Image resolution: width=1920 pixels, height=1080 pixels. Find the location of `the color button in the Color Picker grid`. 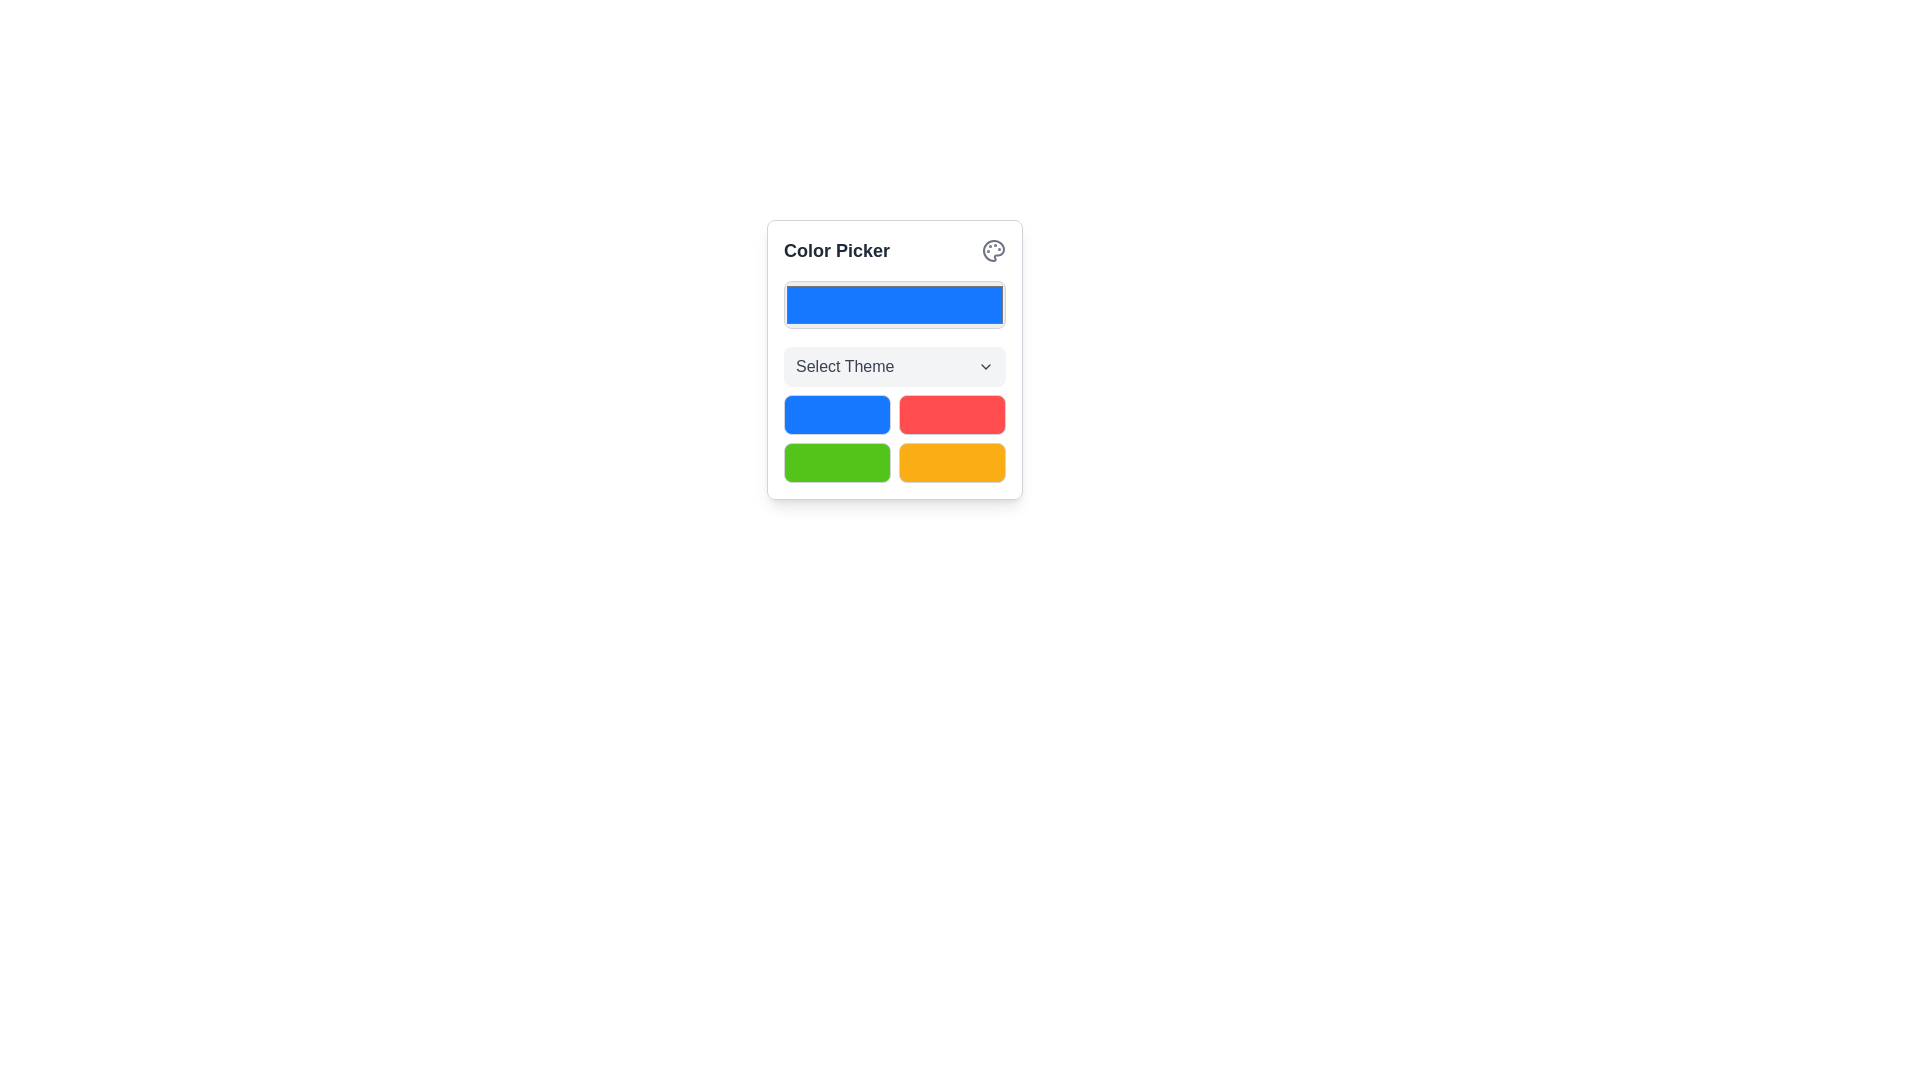

the color button in the Color Picker grid is located at coordinates (893, 438).